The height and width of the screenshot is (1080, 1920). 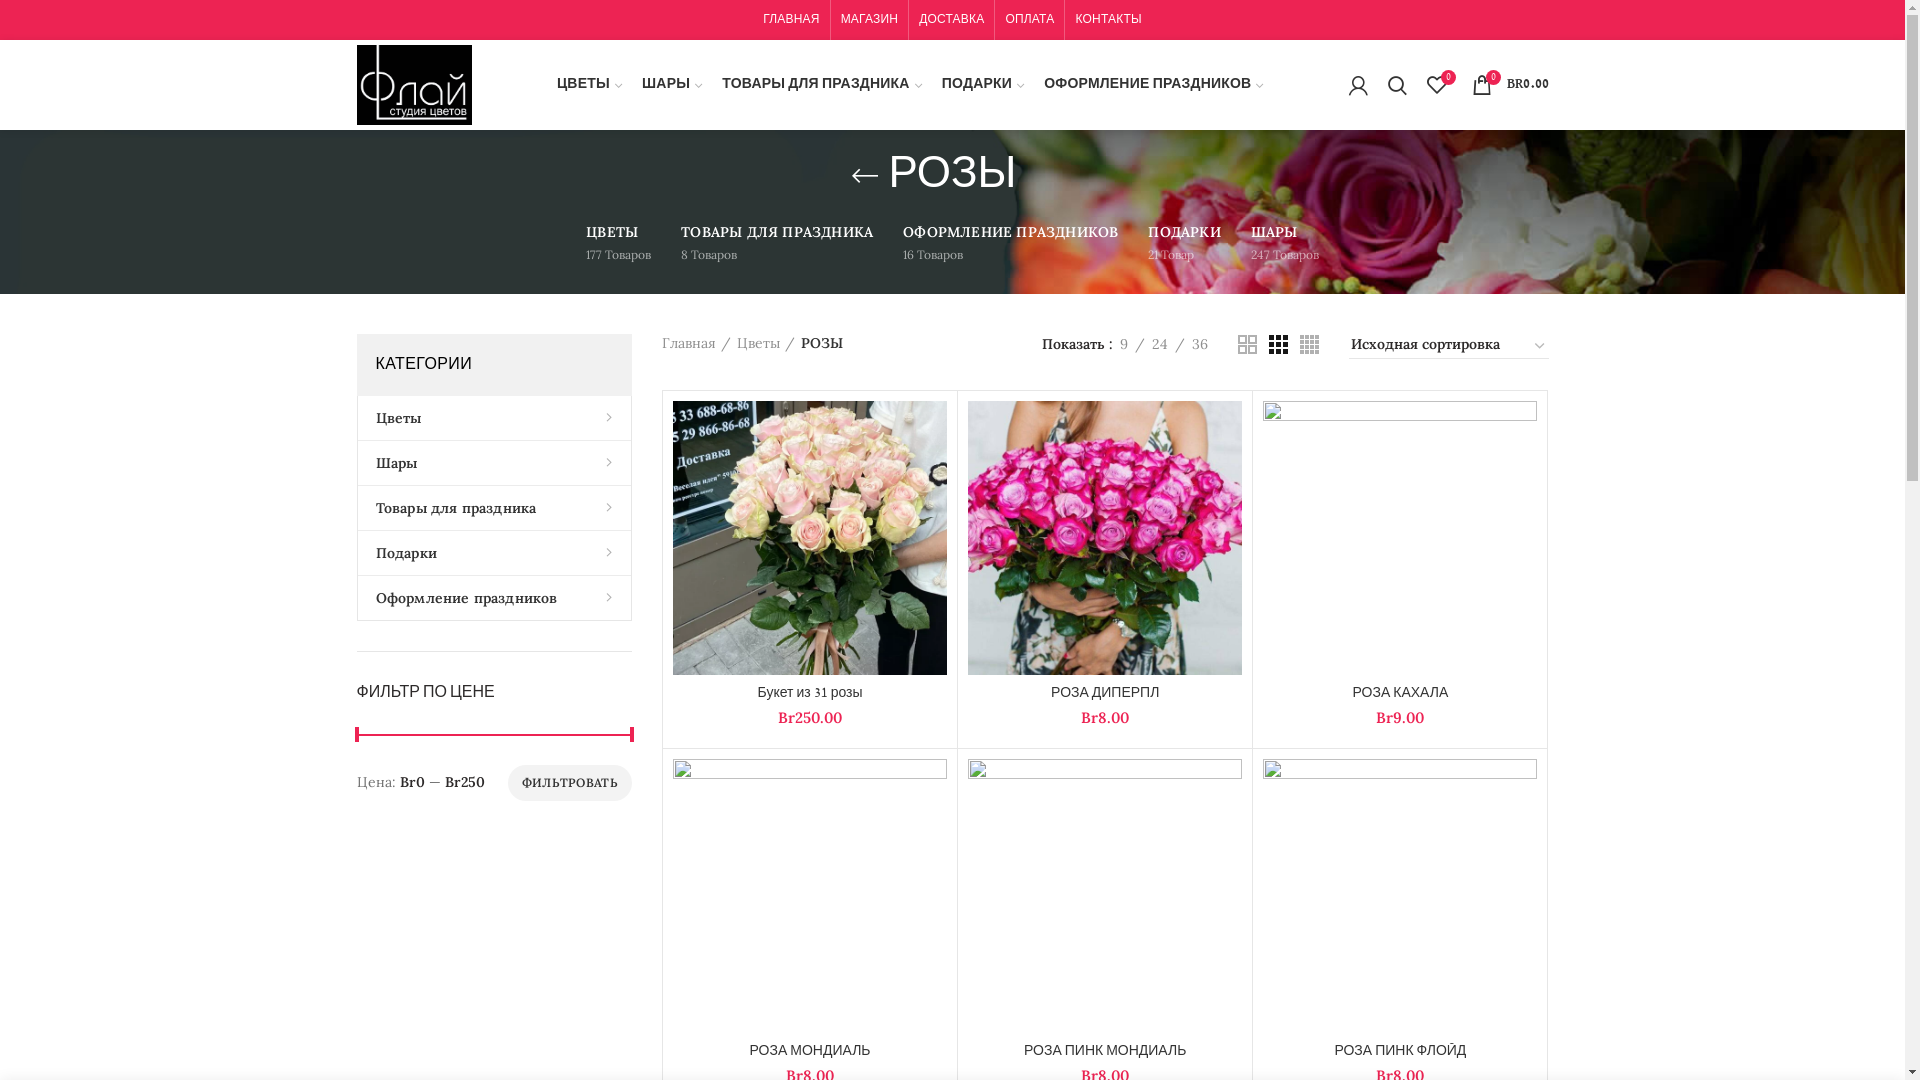 What do you see at coordinates (1123, 342) in the screenshot?
I see `'9'` at bounding box center [1123, 342].